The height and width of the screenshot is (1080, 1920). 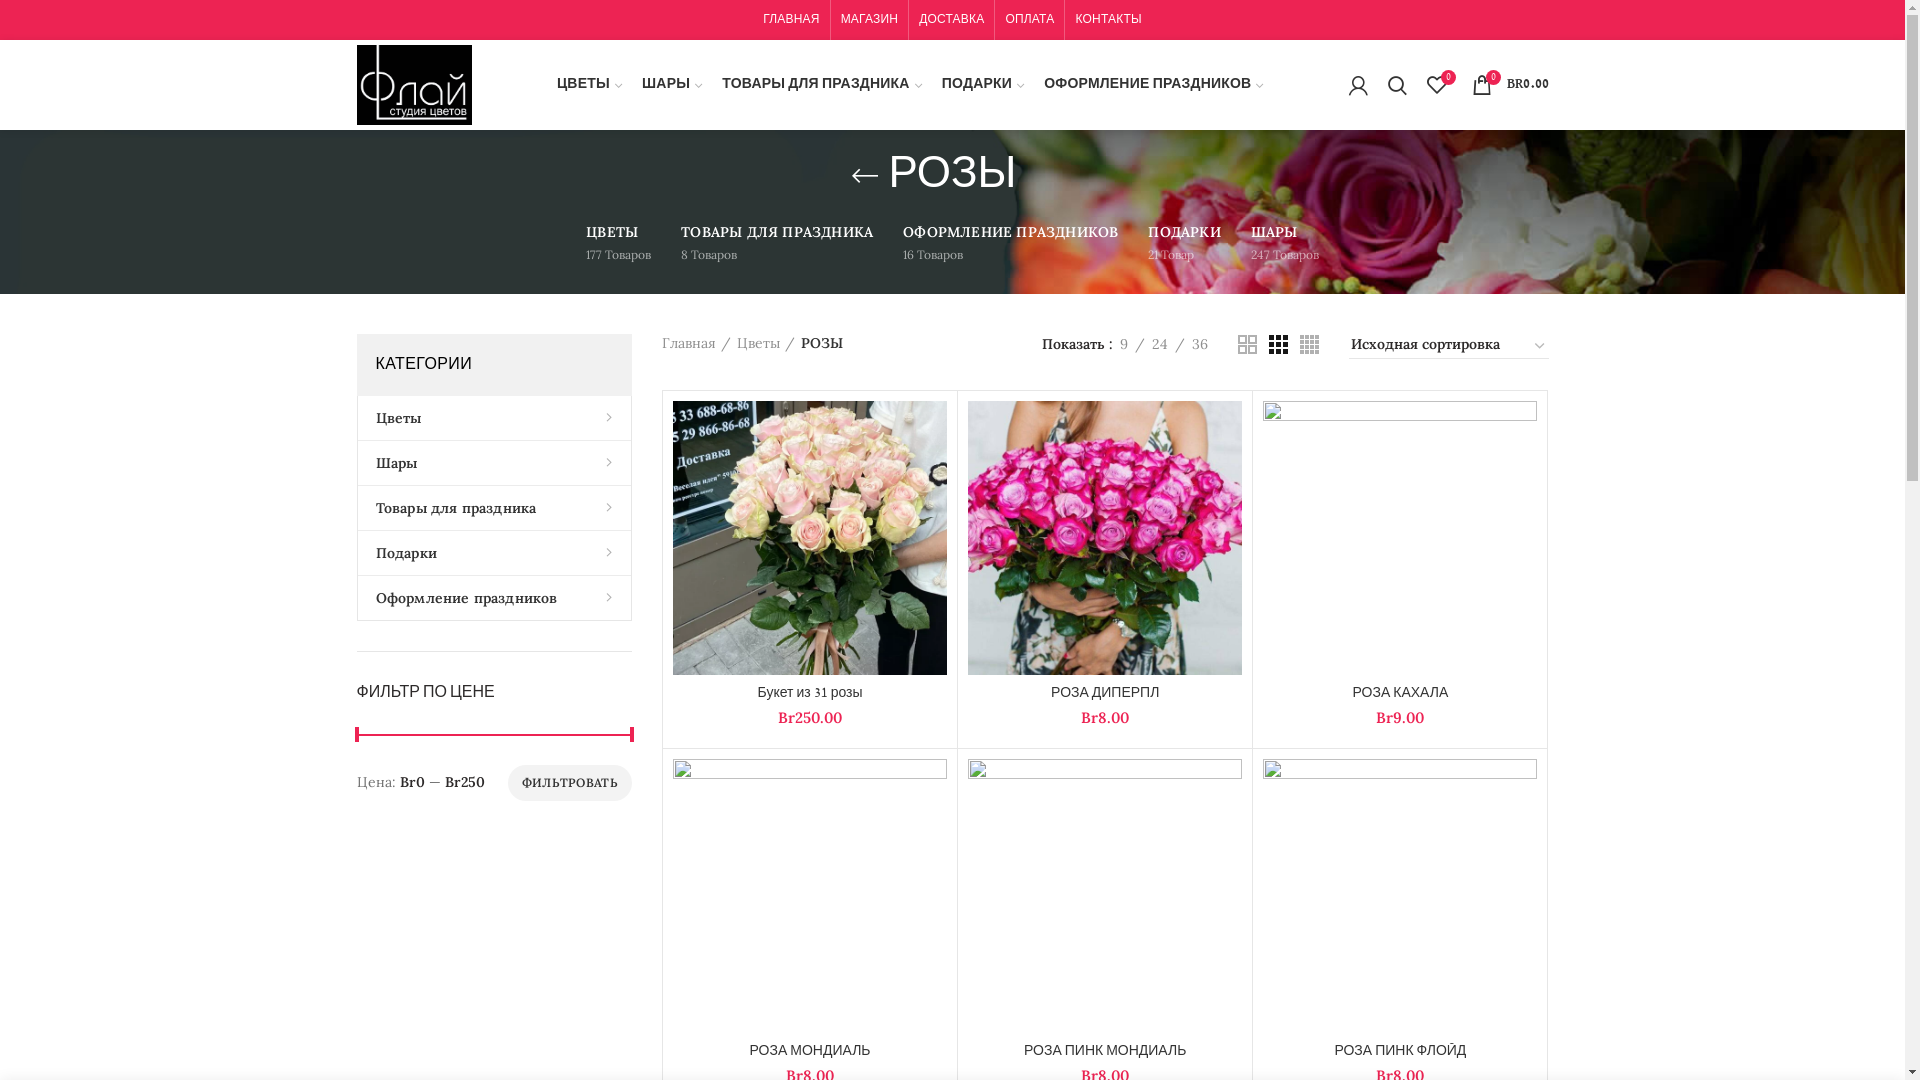 What do you see at coordinates (1123, 342) in the screenshot?
I see `'9'` at bounding box center [1123, 342].